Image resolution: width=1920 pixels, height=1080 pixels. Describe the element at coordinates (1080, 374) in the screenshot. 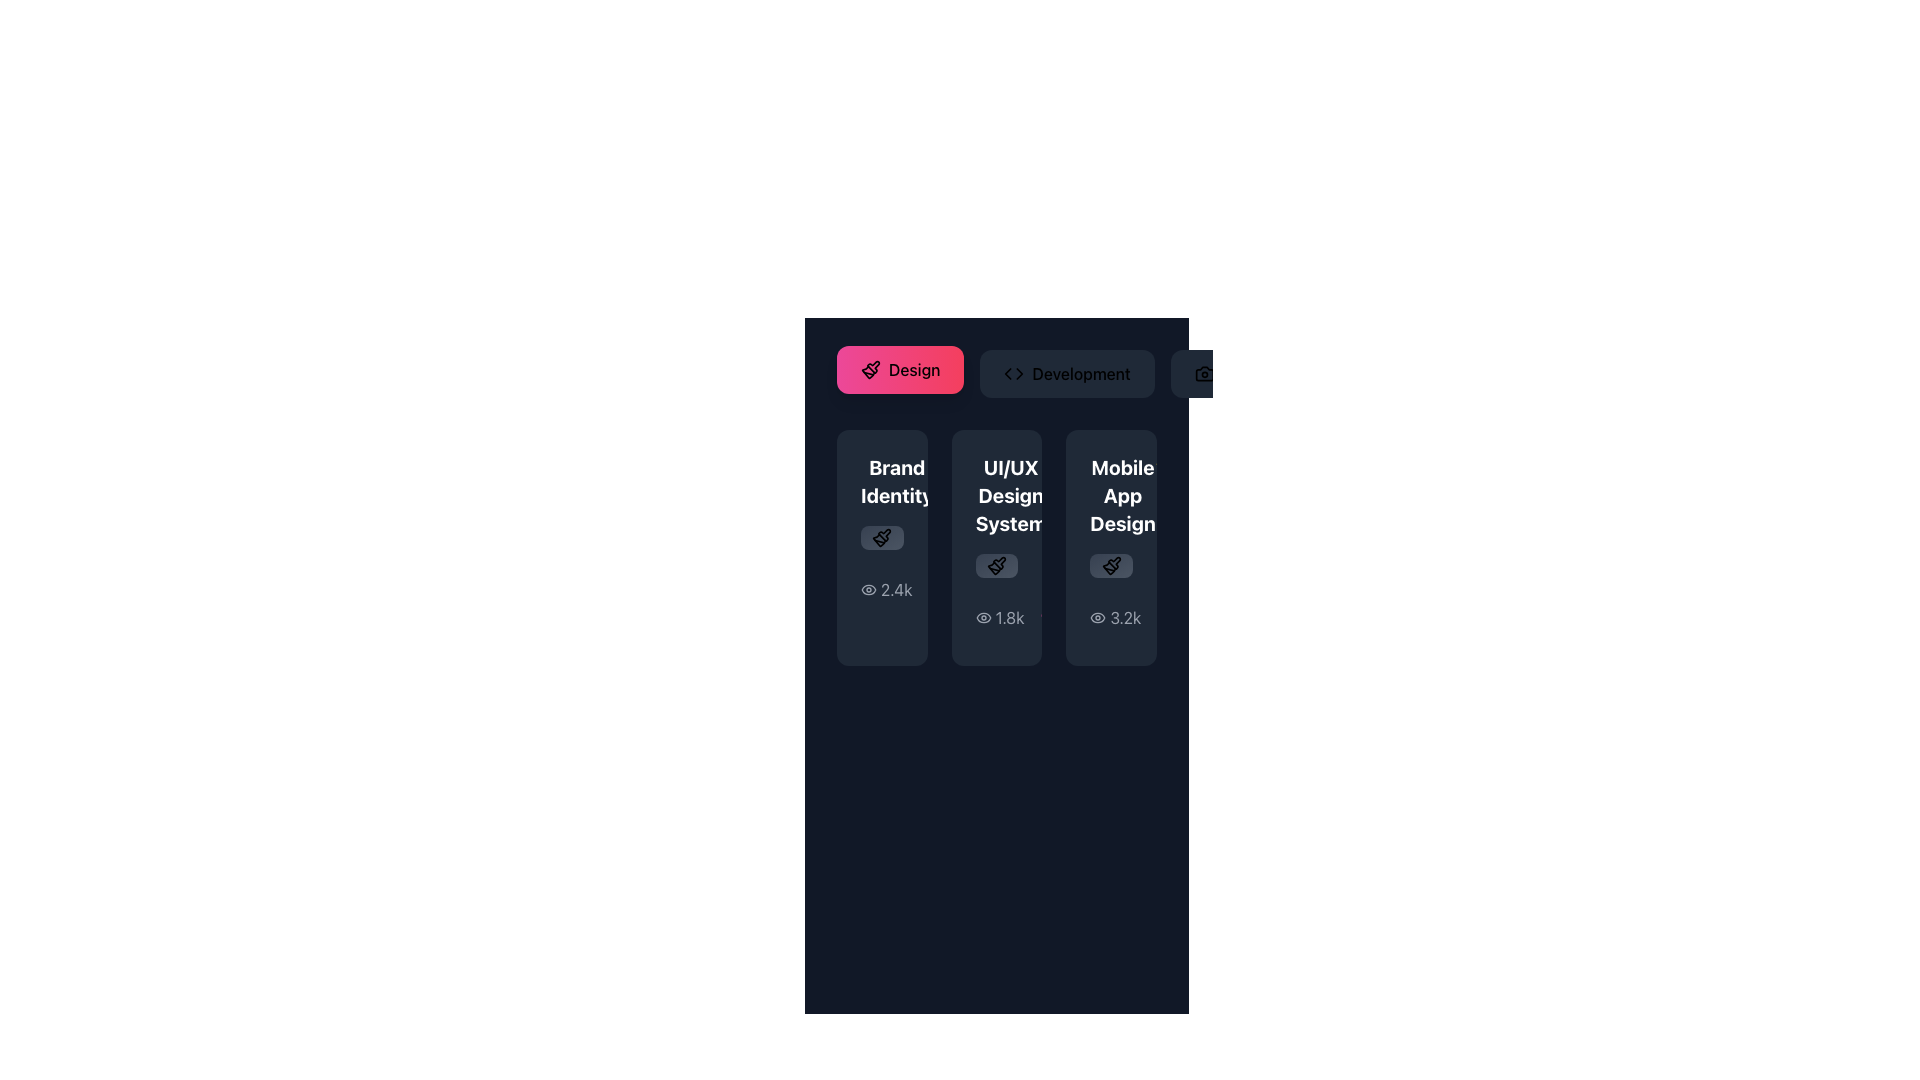

I see `the 'Development' text label located in the top-middle section of the navigation bar` at that location.